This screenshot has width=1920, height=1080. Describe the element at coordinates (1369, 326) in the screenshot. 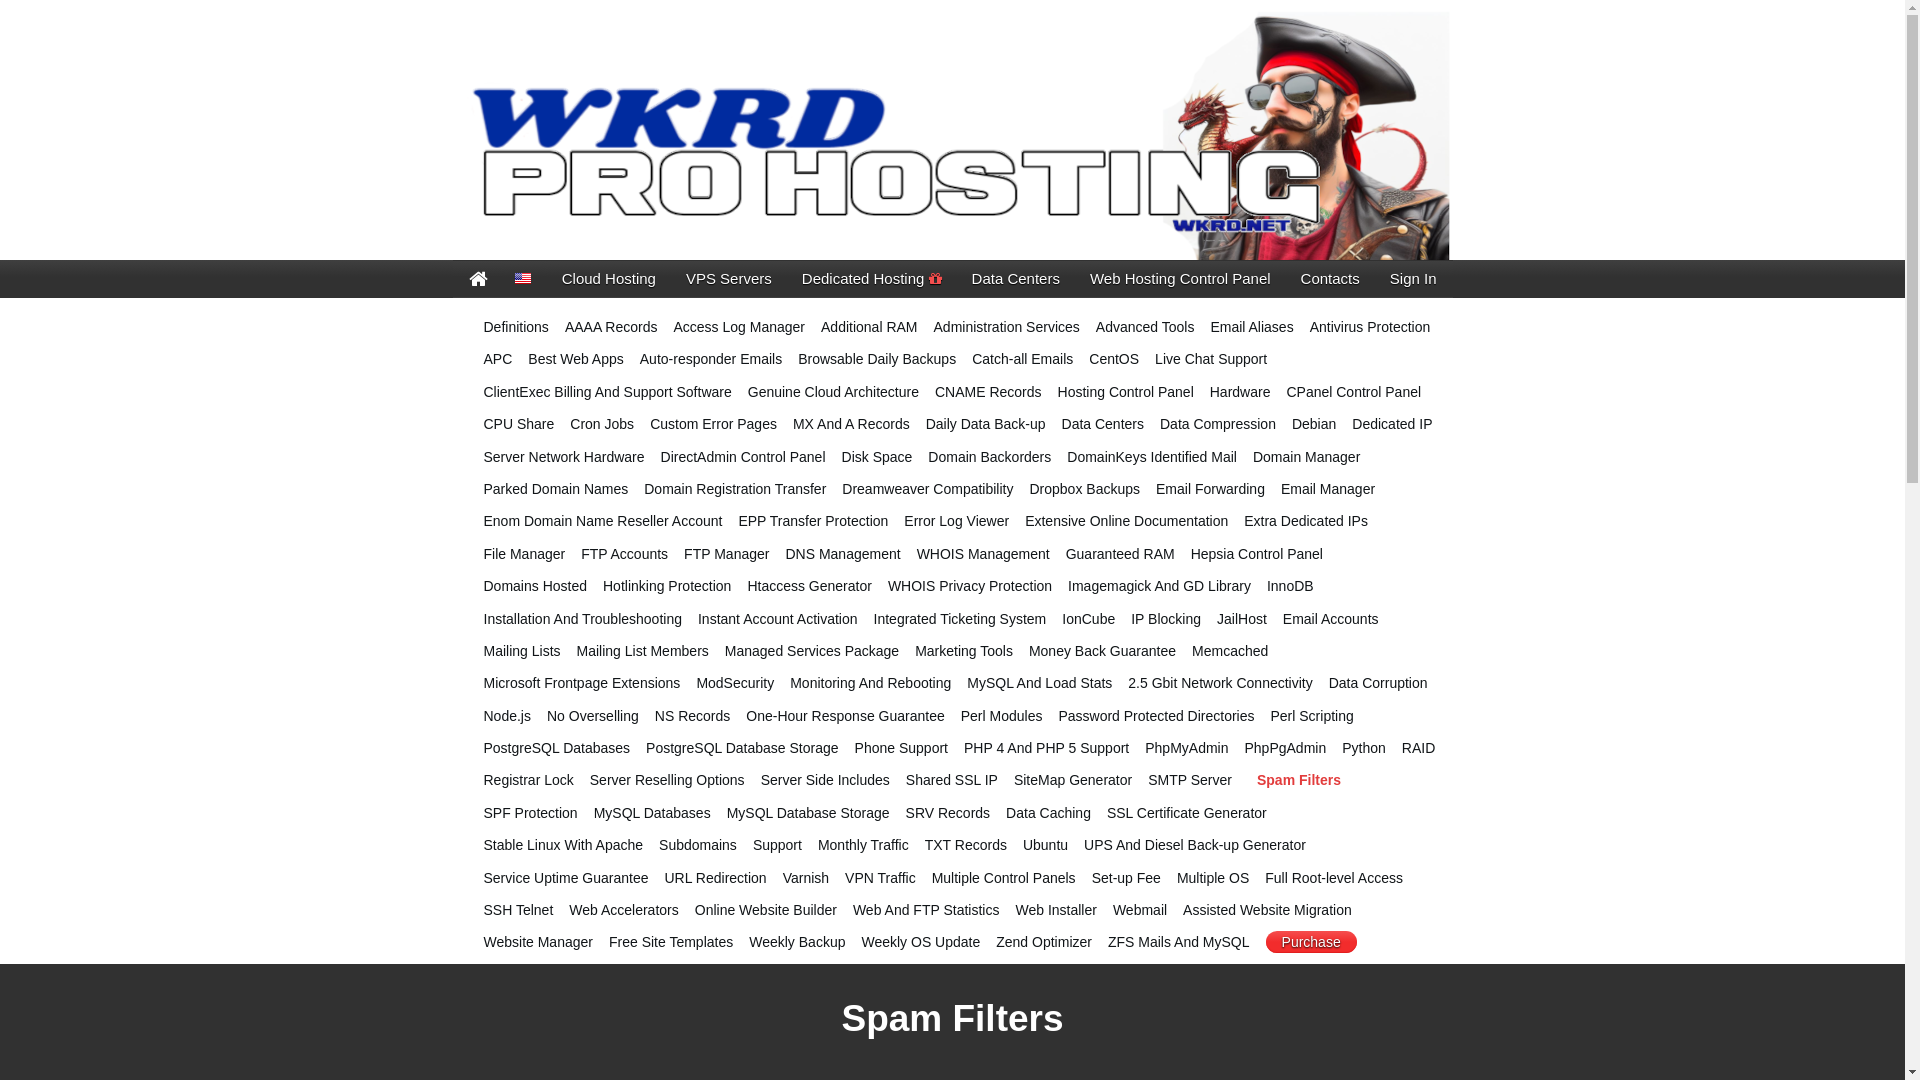

I see `'Antivirus Protection'` at that location.